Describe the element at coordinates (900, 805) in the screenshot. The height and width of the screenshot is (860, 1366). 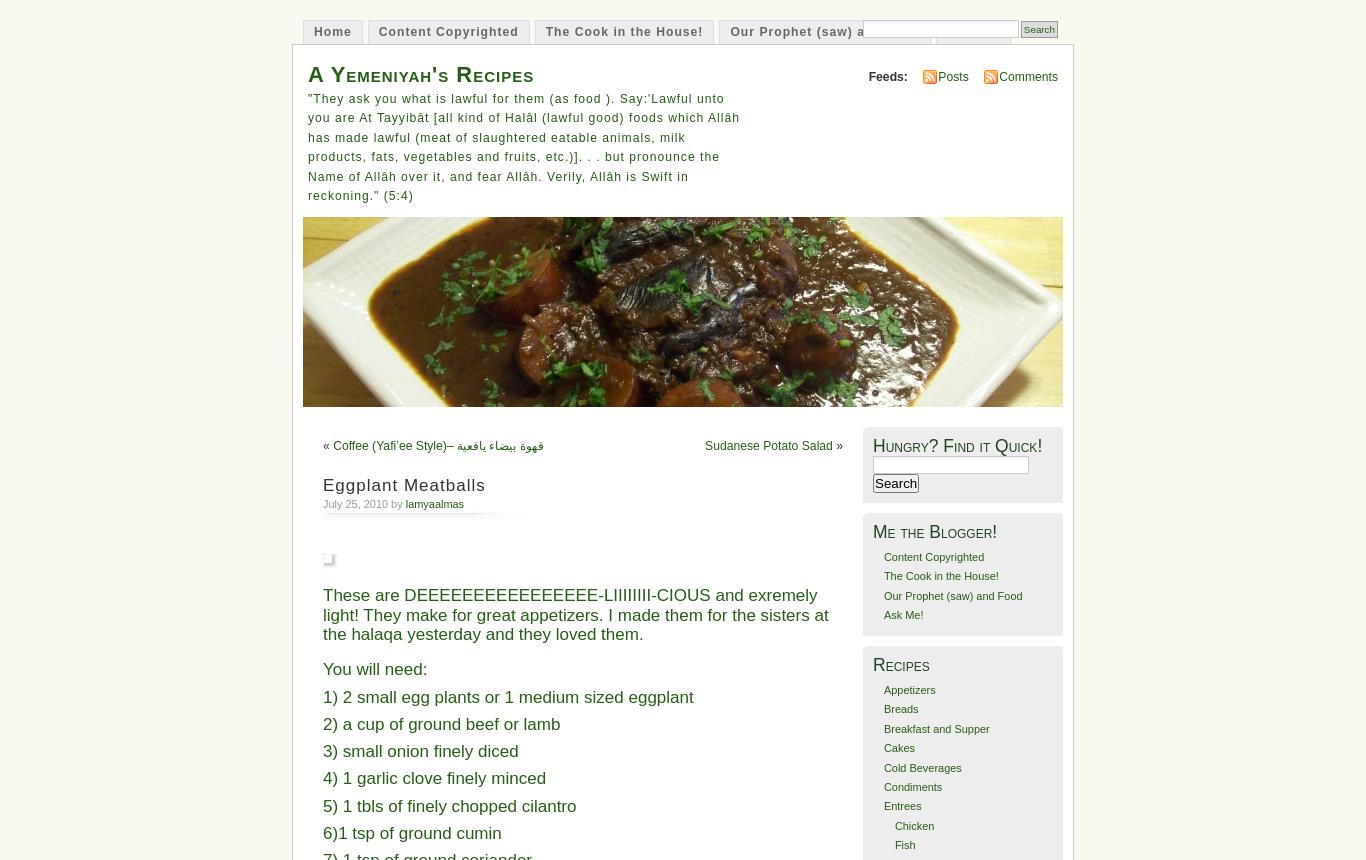
I see `'Entrees'` at that location.